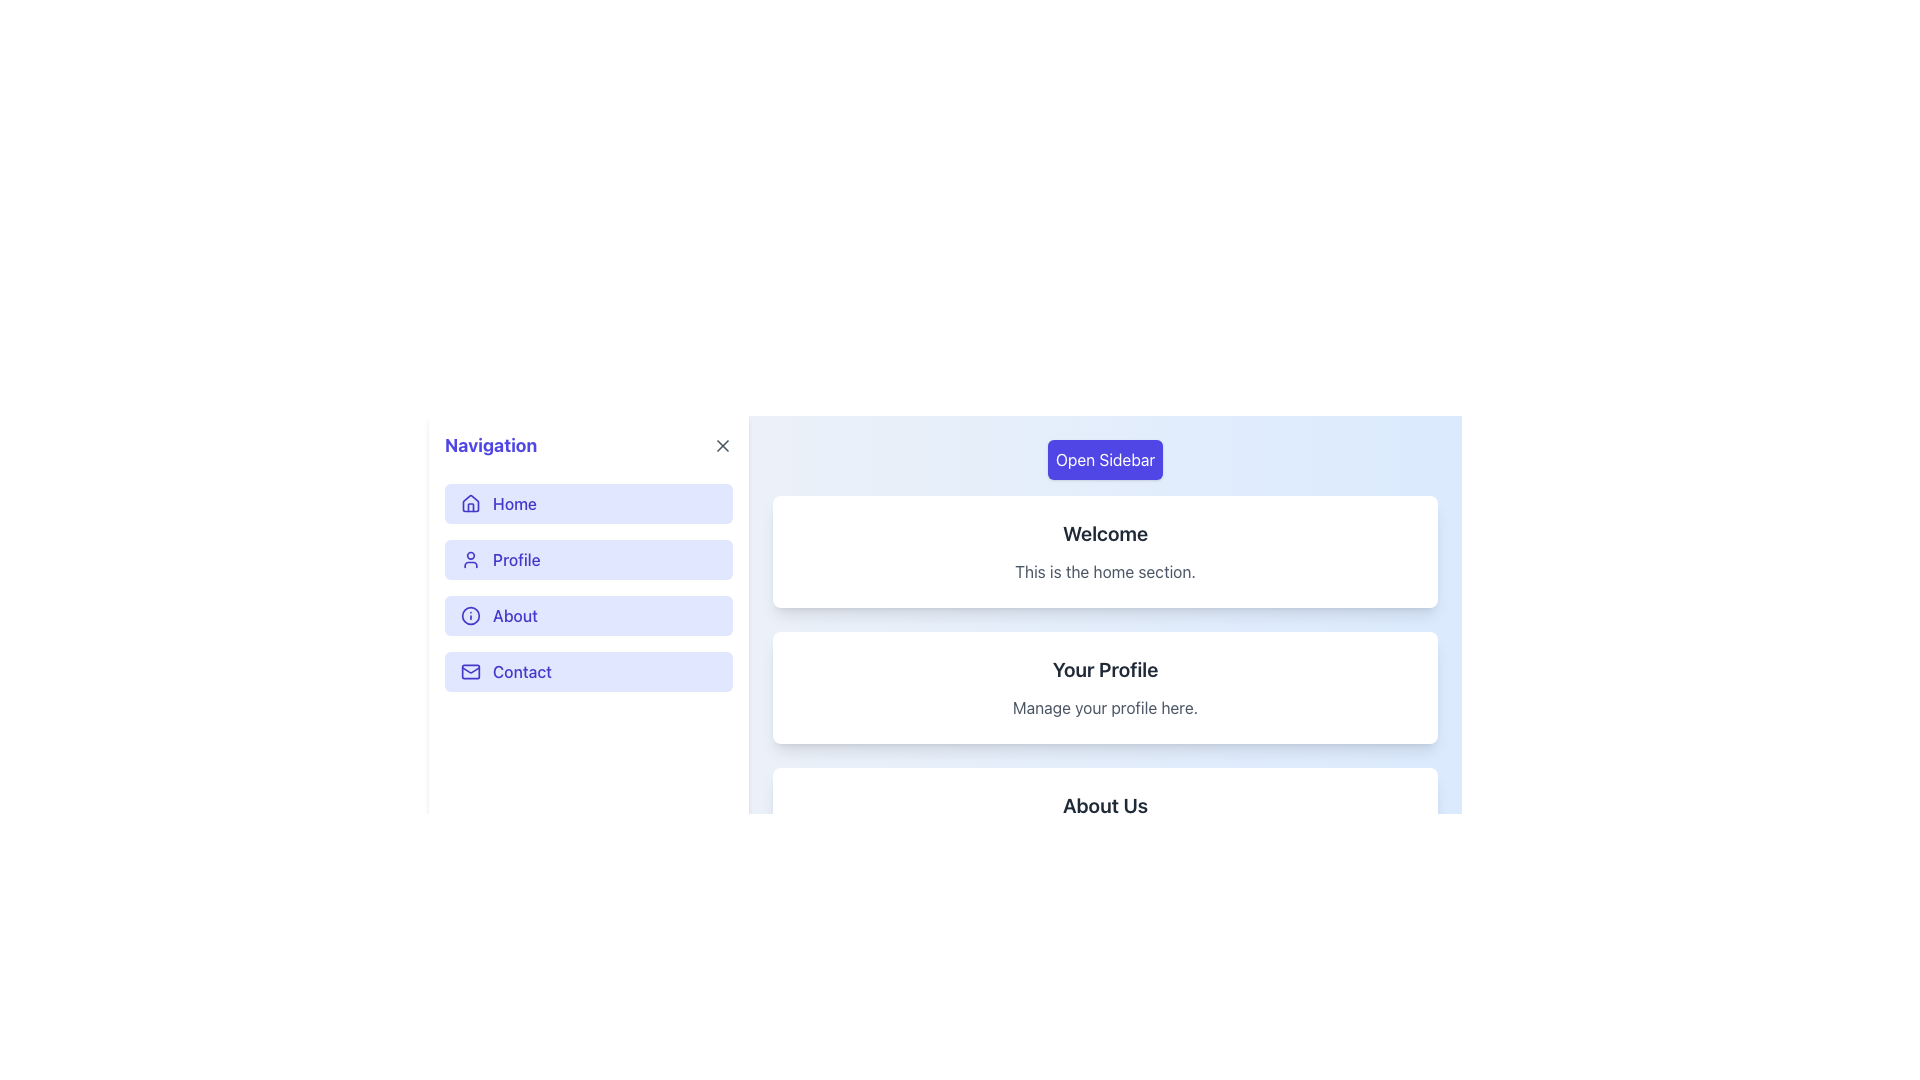 The height and width of the screenshot is (1080, 1920). Describe the element at coordinates (1104, 686) in the screenshot. I see `text content of the Informational Panel titled 'Your Profile', which contains the subtitle 'Manage your profile here.'` at that location.